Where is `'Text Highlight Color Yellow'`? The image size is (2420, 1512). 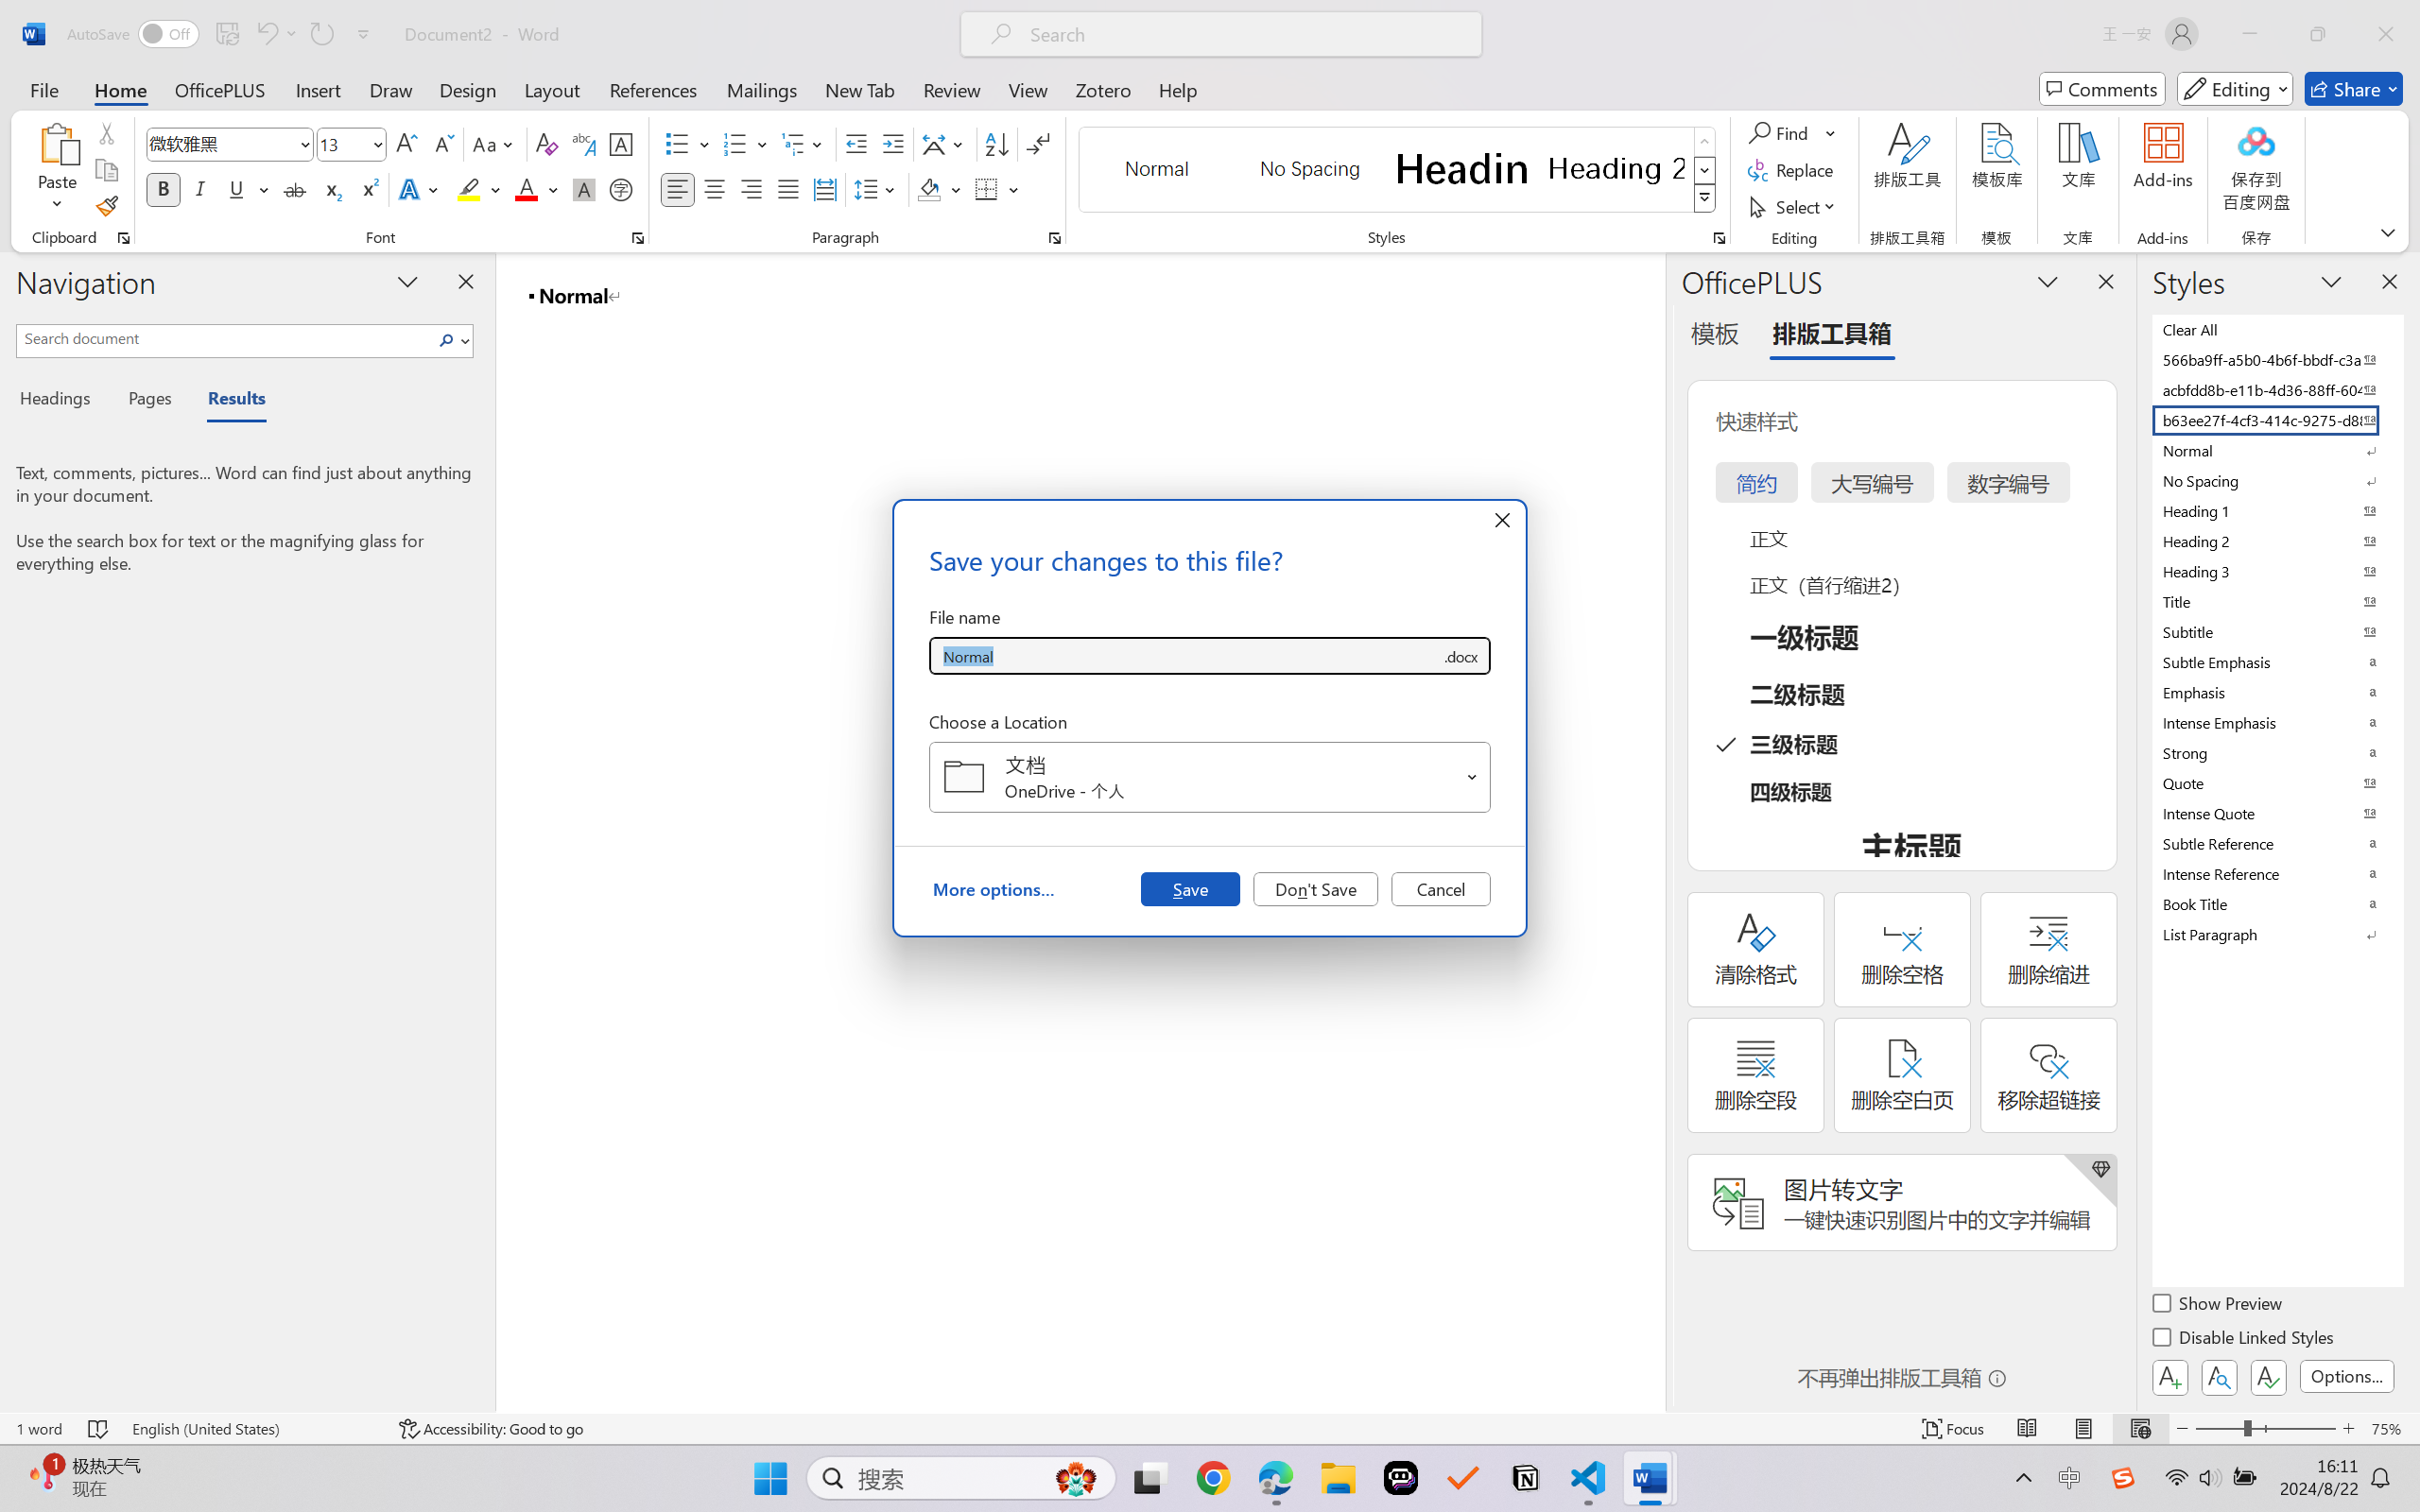
'Text Highlight Color Yellow' is located at coordinates (468, 188).